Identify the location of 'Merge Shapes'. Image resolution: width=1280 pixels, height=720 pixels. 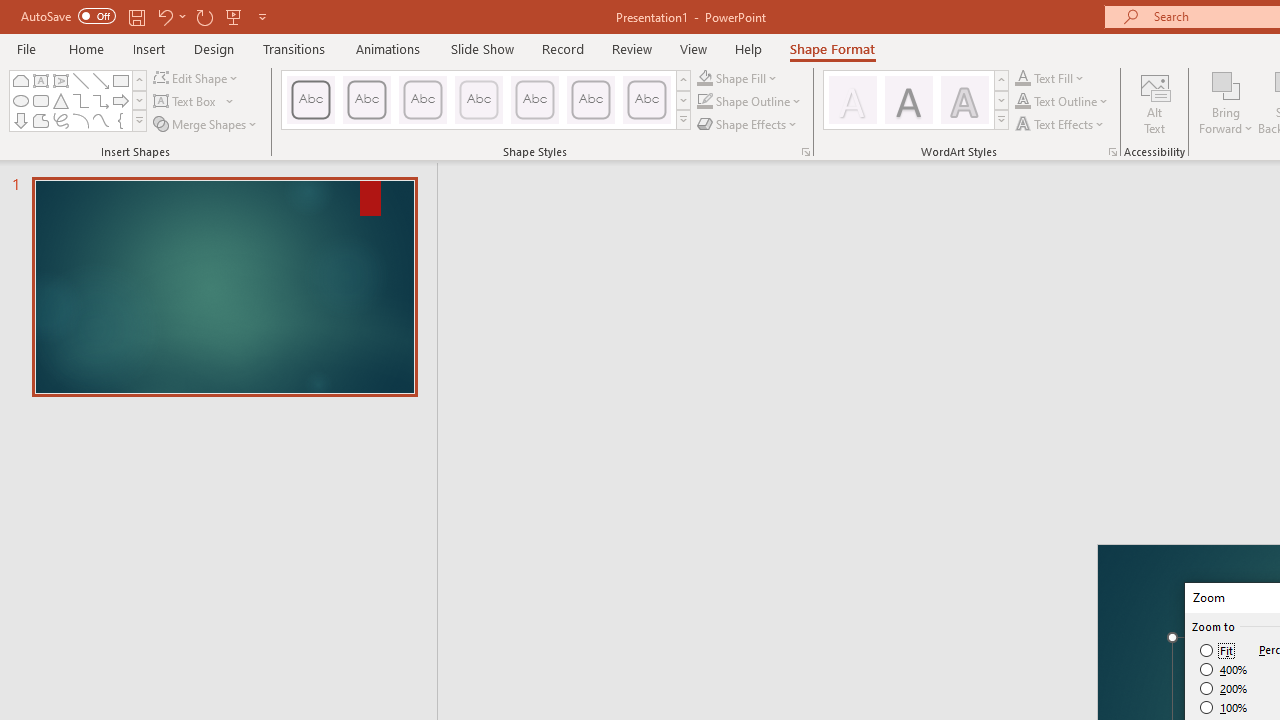
(206, 124).